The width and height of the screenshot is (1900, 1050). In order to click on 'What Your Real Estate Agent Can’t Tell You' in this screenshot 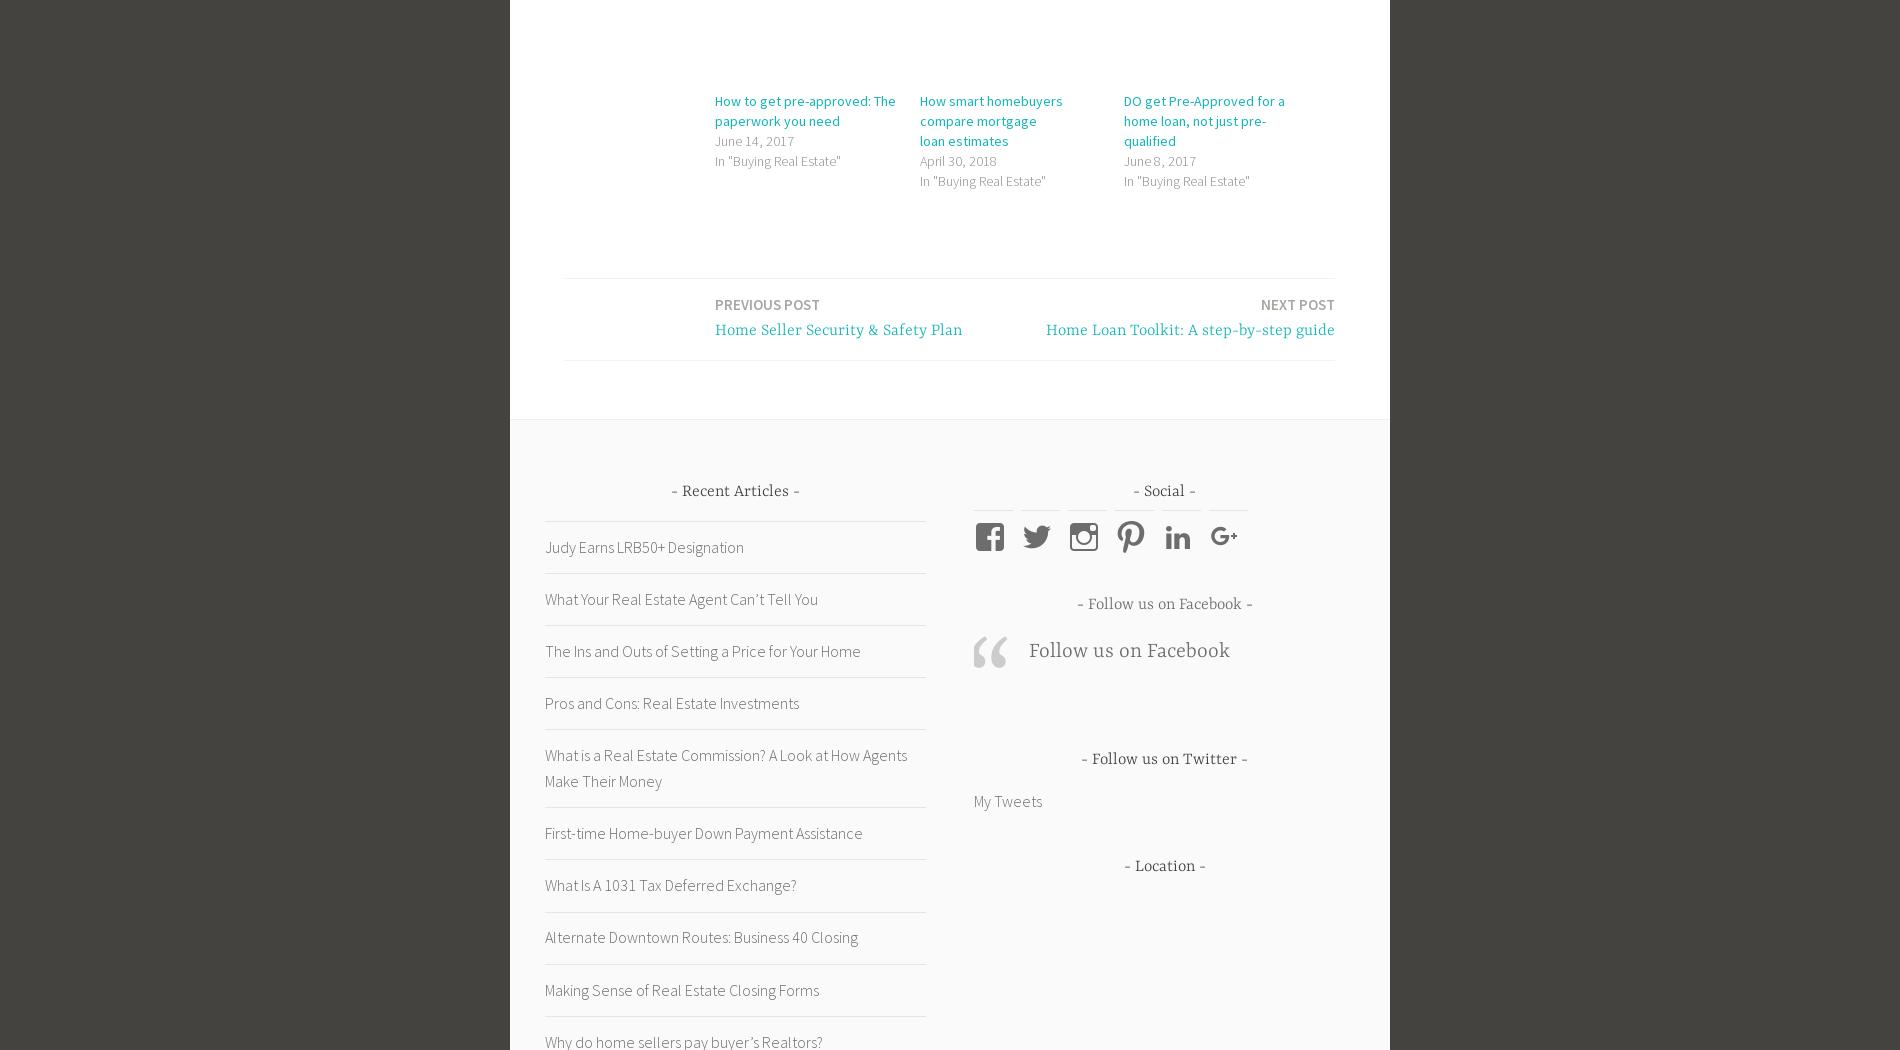, I will do `click(681, 596)`.